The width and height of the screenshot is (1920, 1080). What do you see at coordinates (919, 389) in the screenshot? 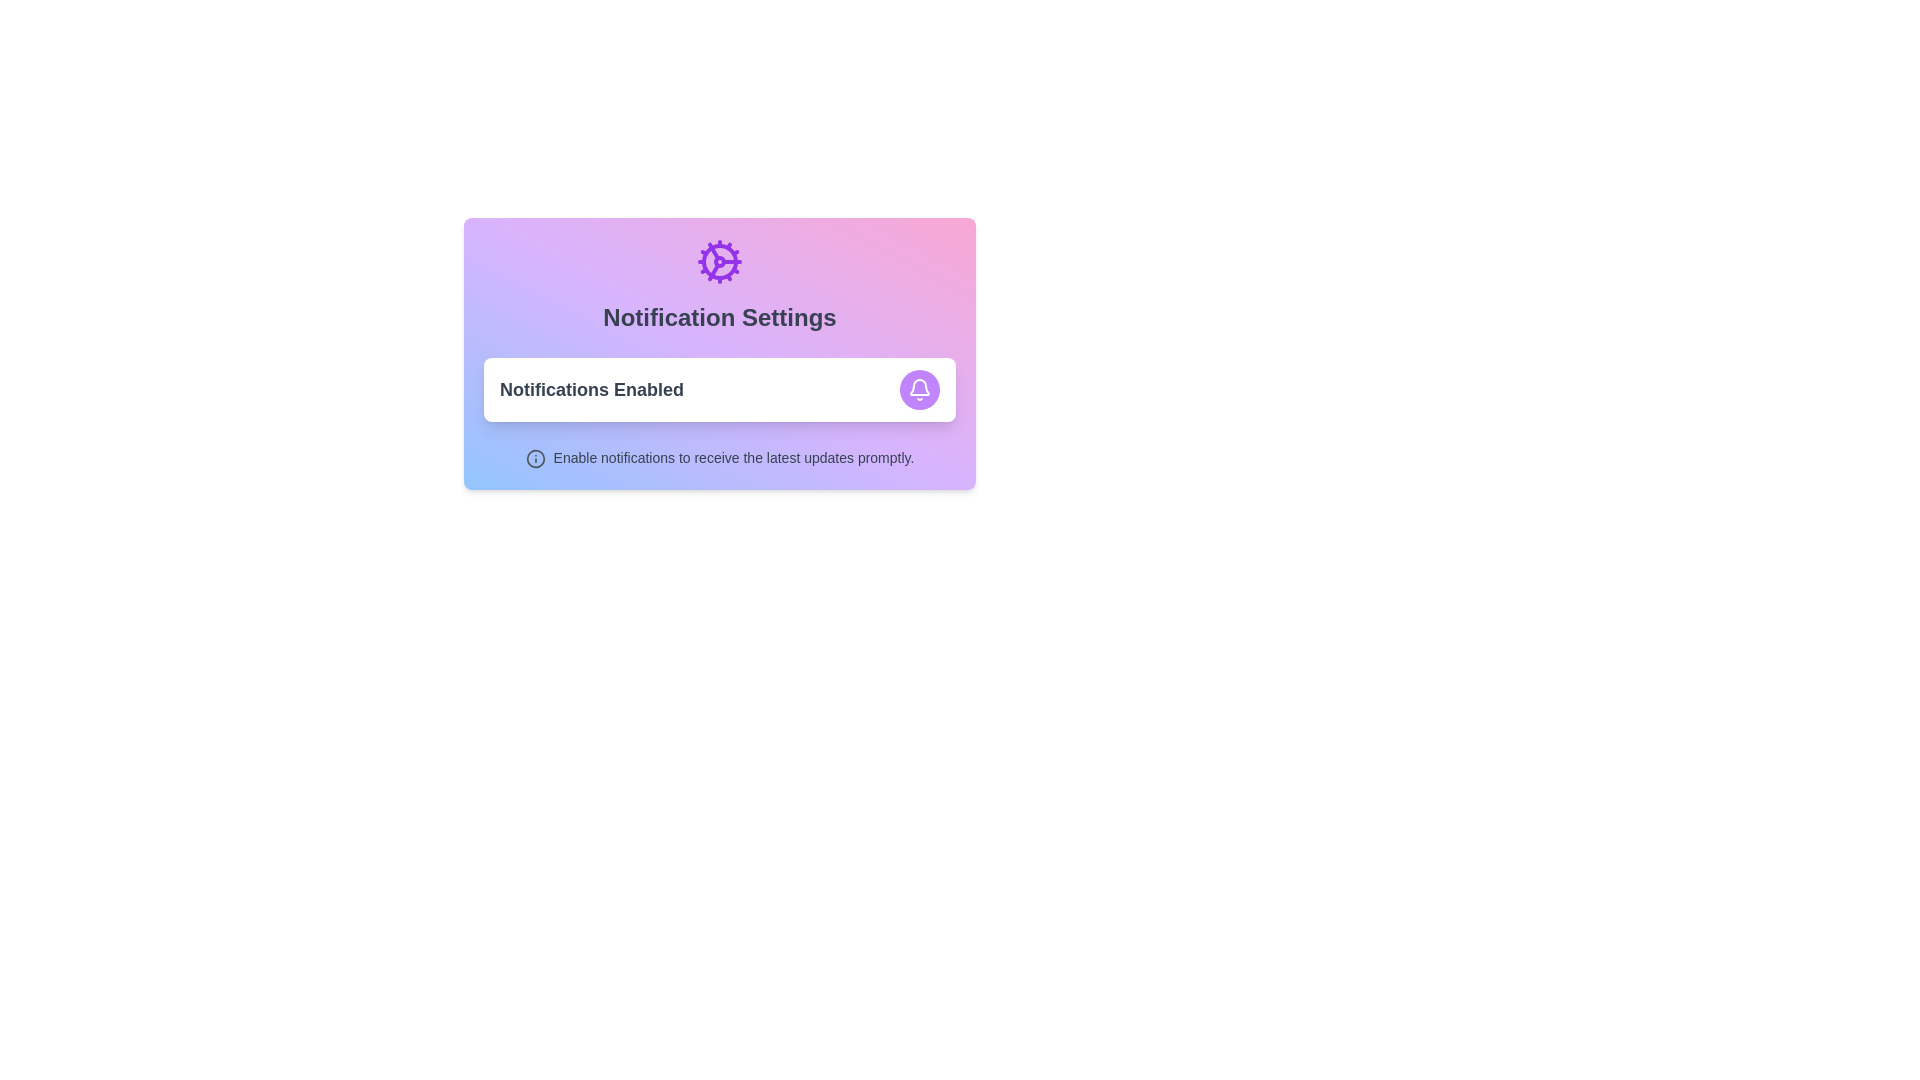
I see `the alert or notification icon positioned inside a purple circular background, located to the right of the 'Notifications Enabled' button` at bounding box center [919, 389].